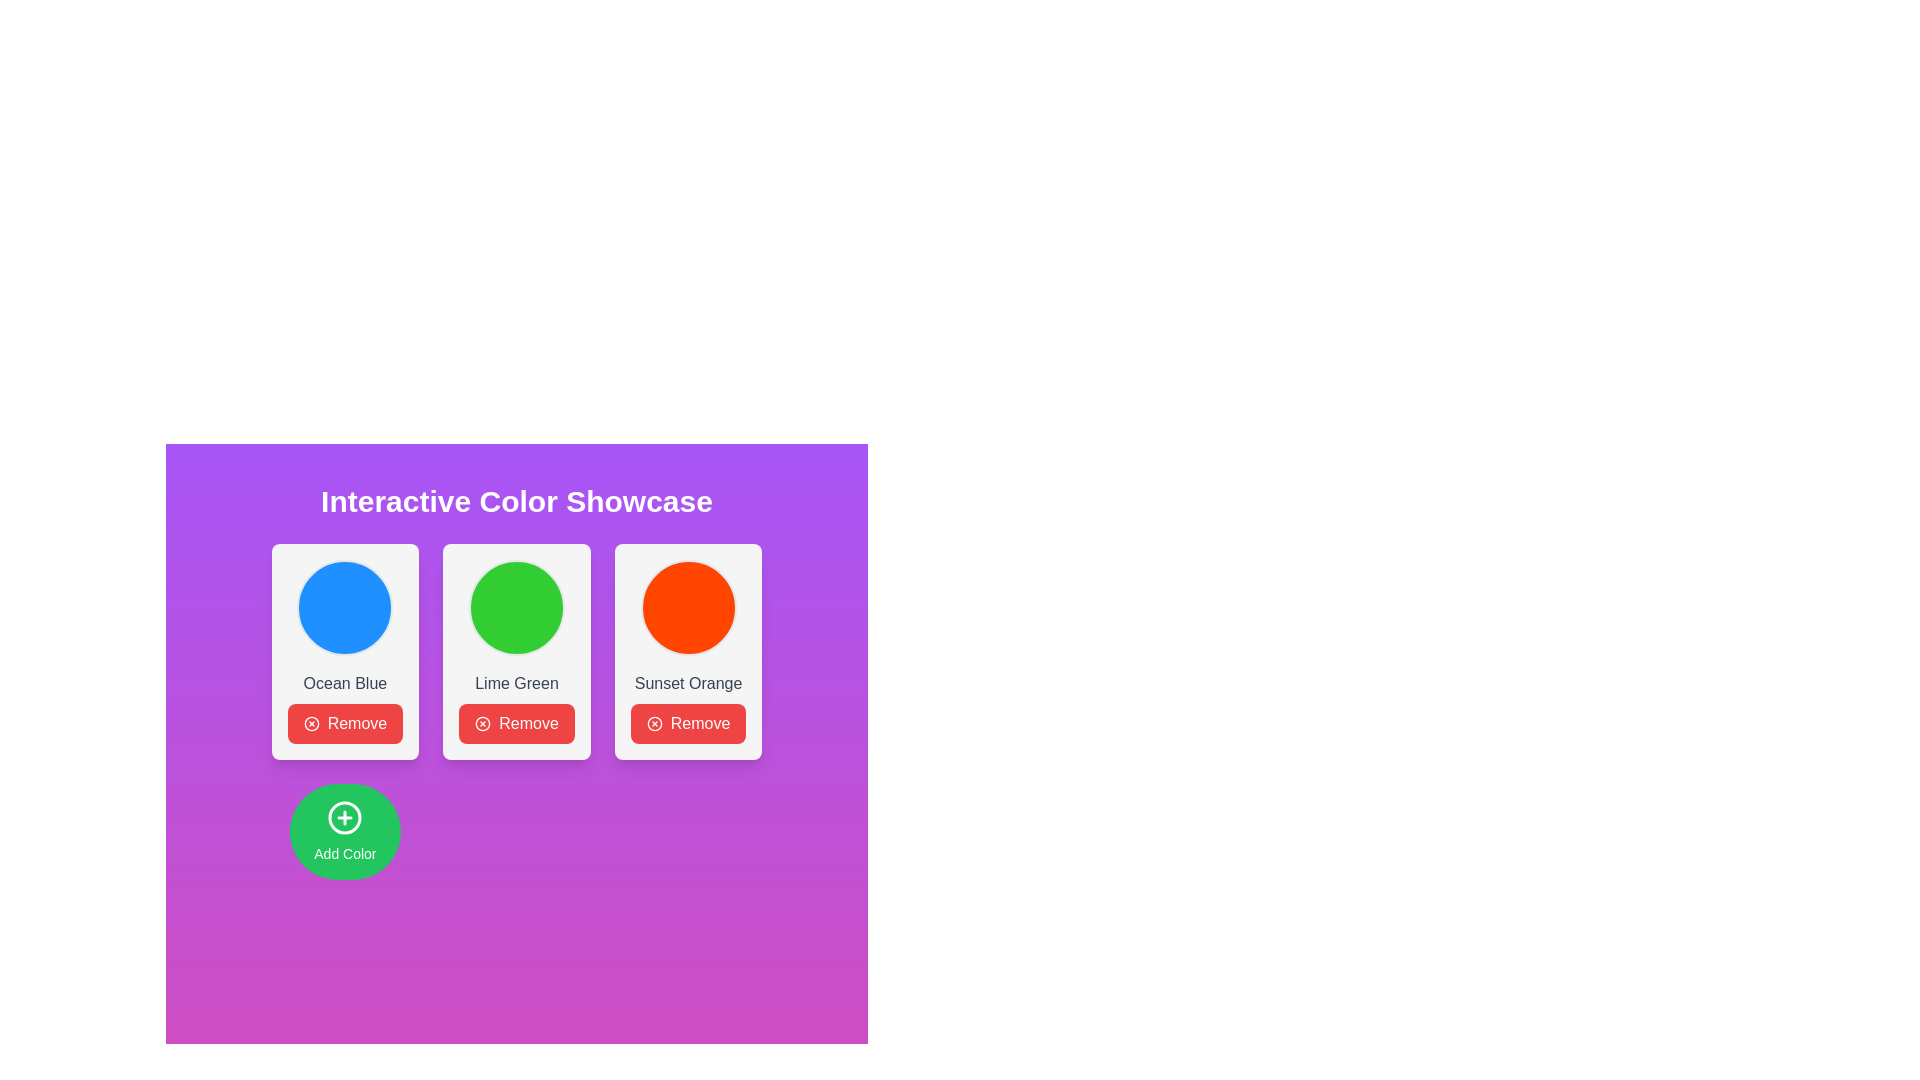 The height and width of the screenshot is (1080, 1920). I want to click on the descriptive text label for the 'Add Color' button, which is located inside a green circular button below color cards labeled 'Ocean Blue', 'Lime Green', and 'Sunset Orange', so click(345, 853).